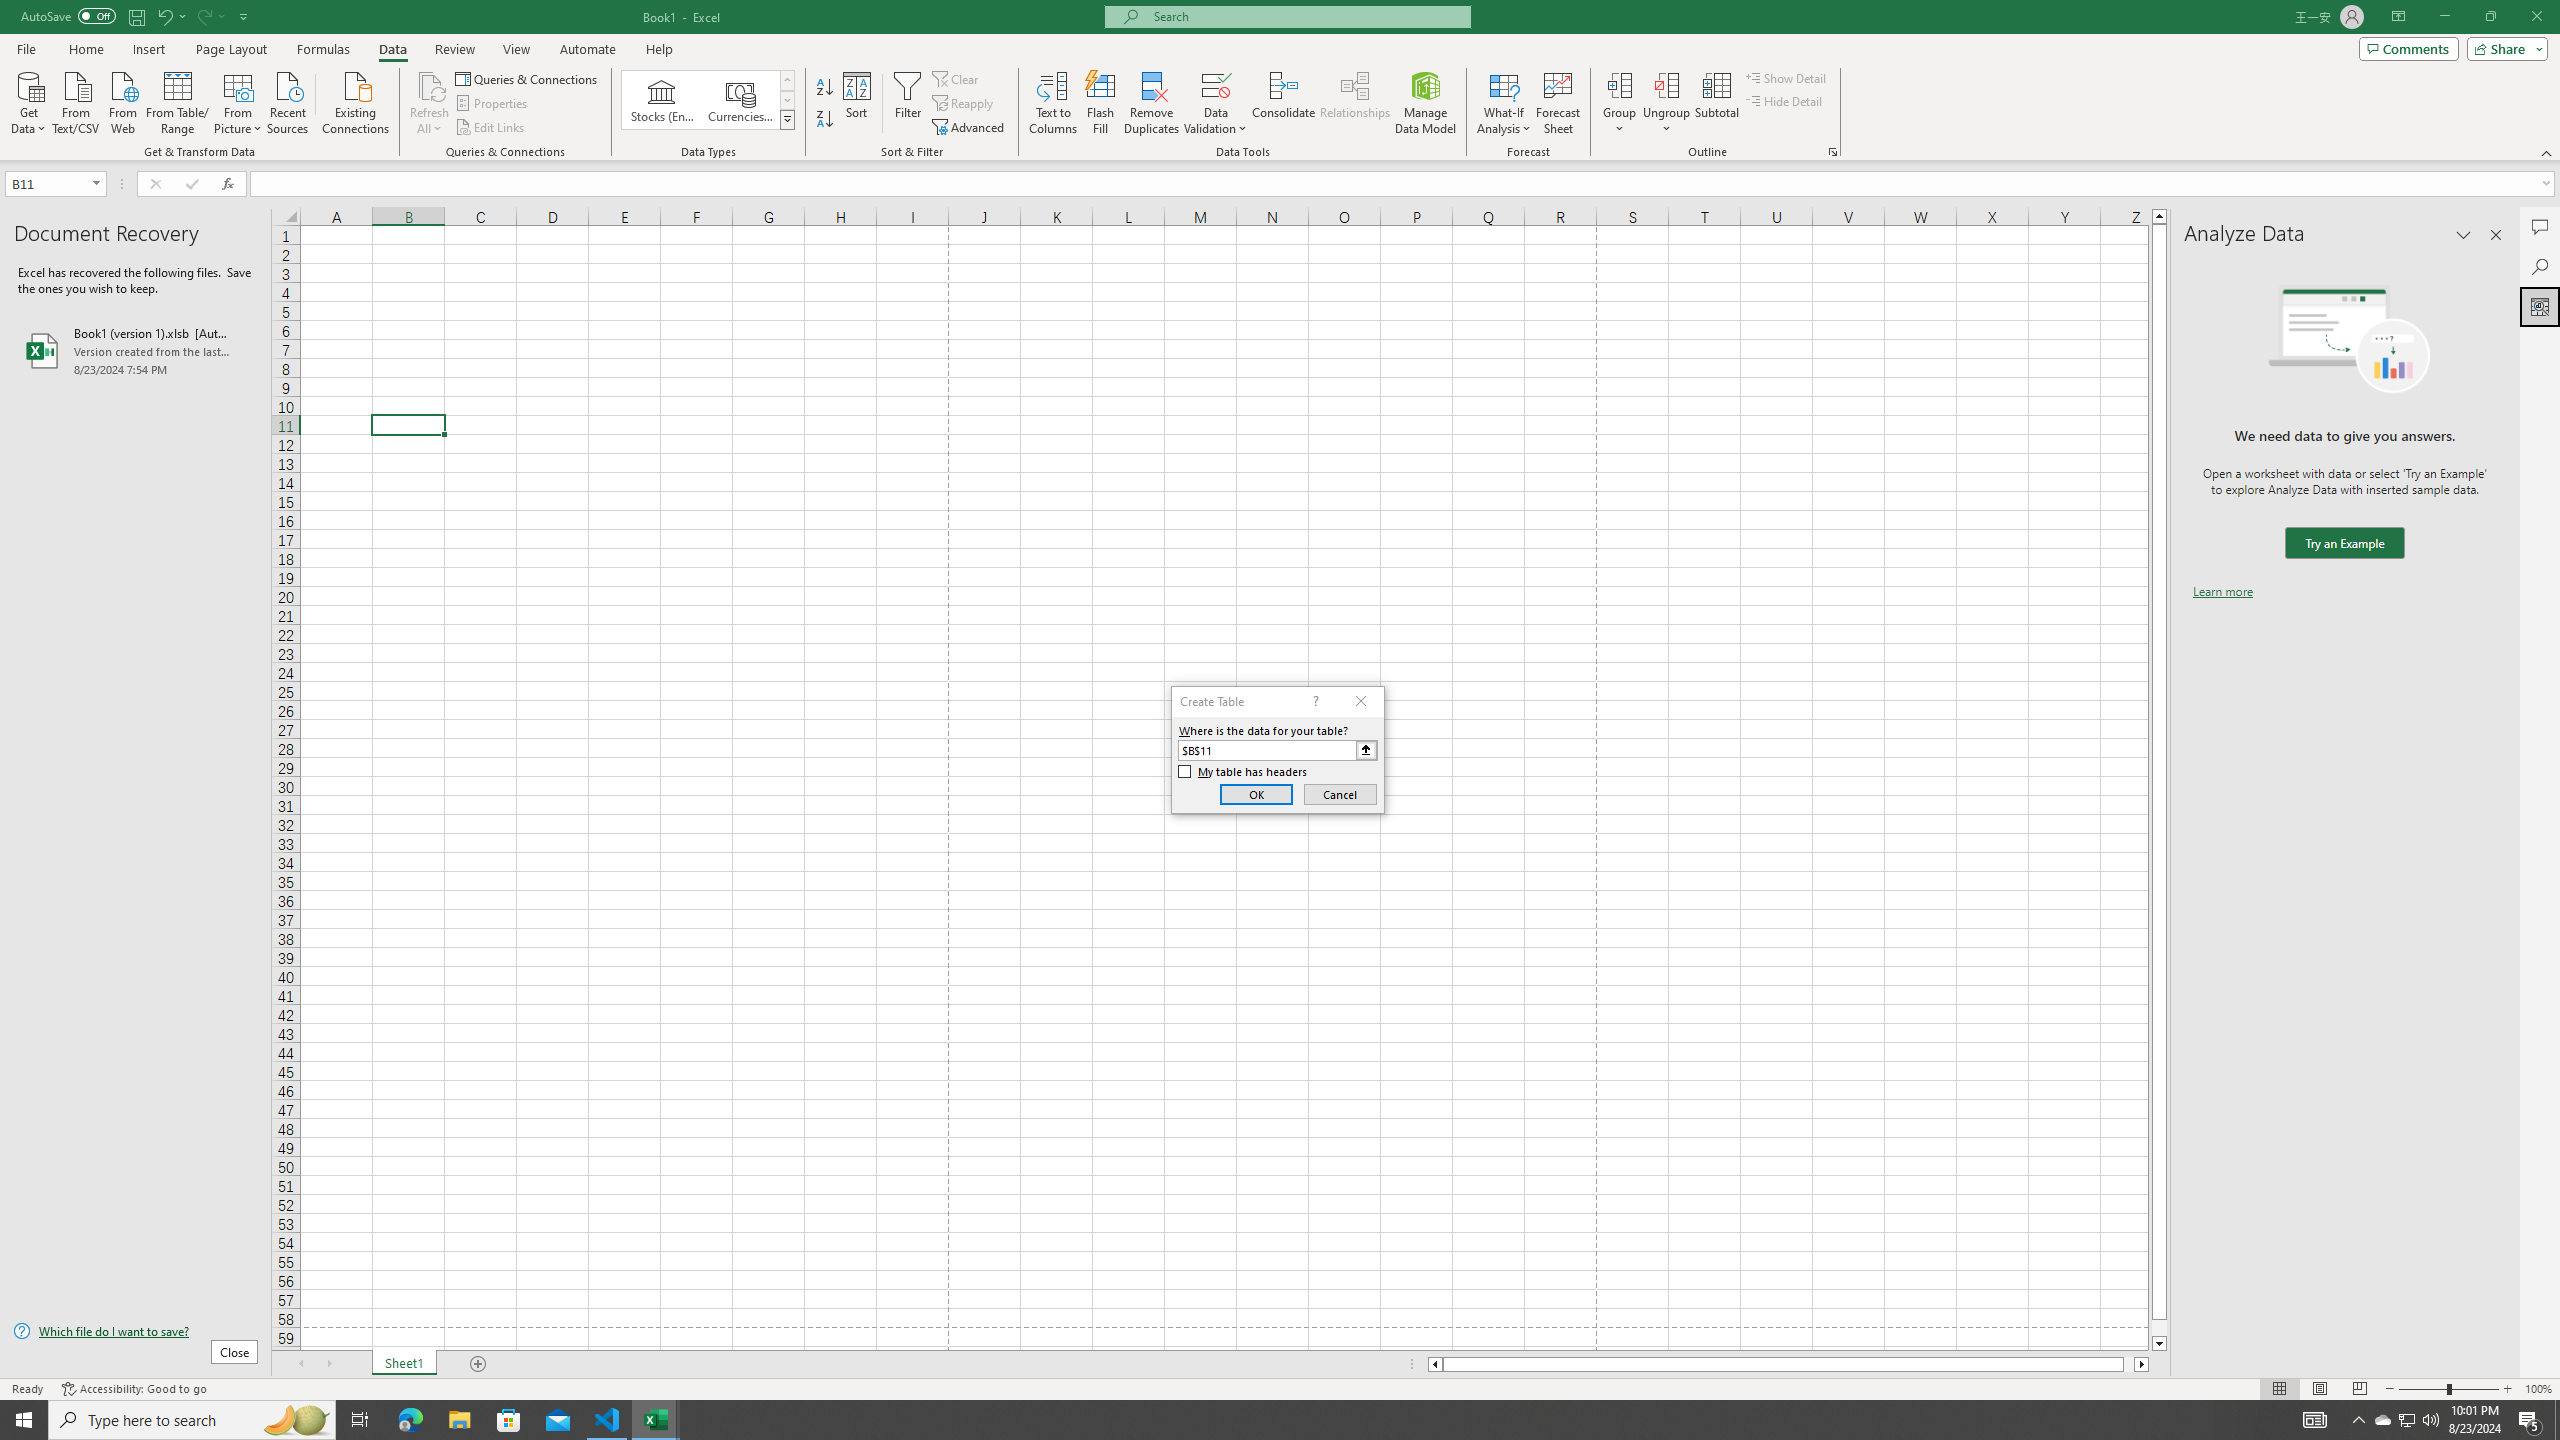 The image size is (2560, 1440). I want to click on 'Stocks (English)', so click(660, 99).